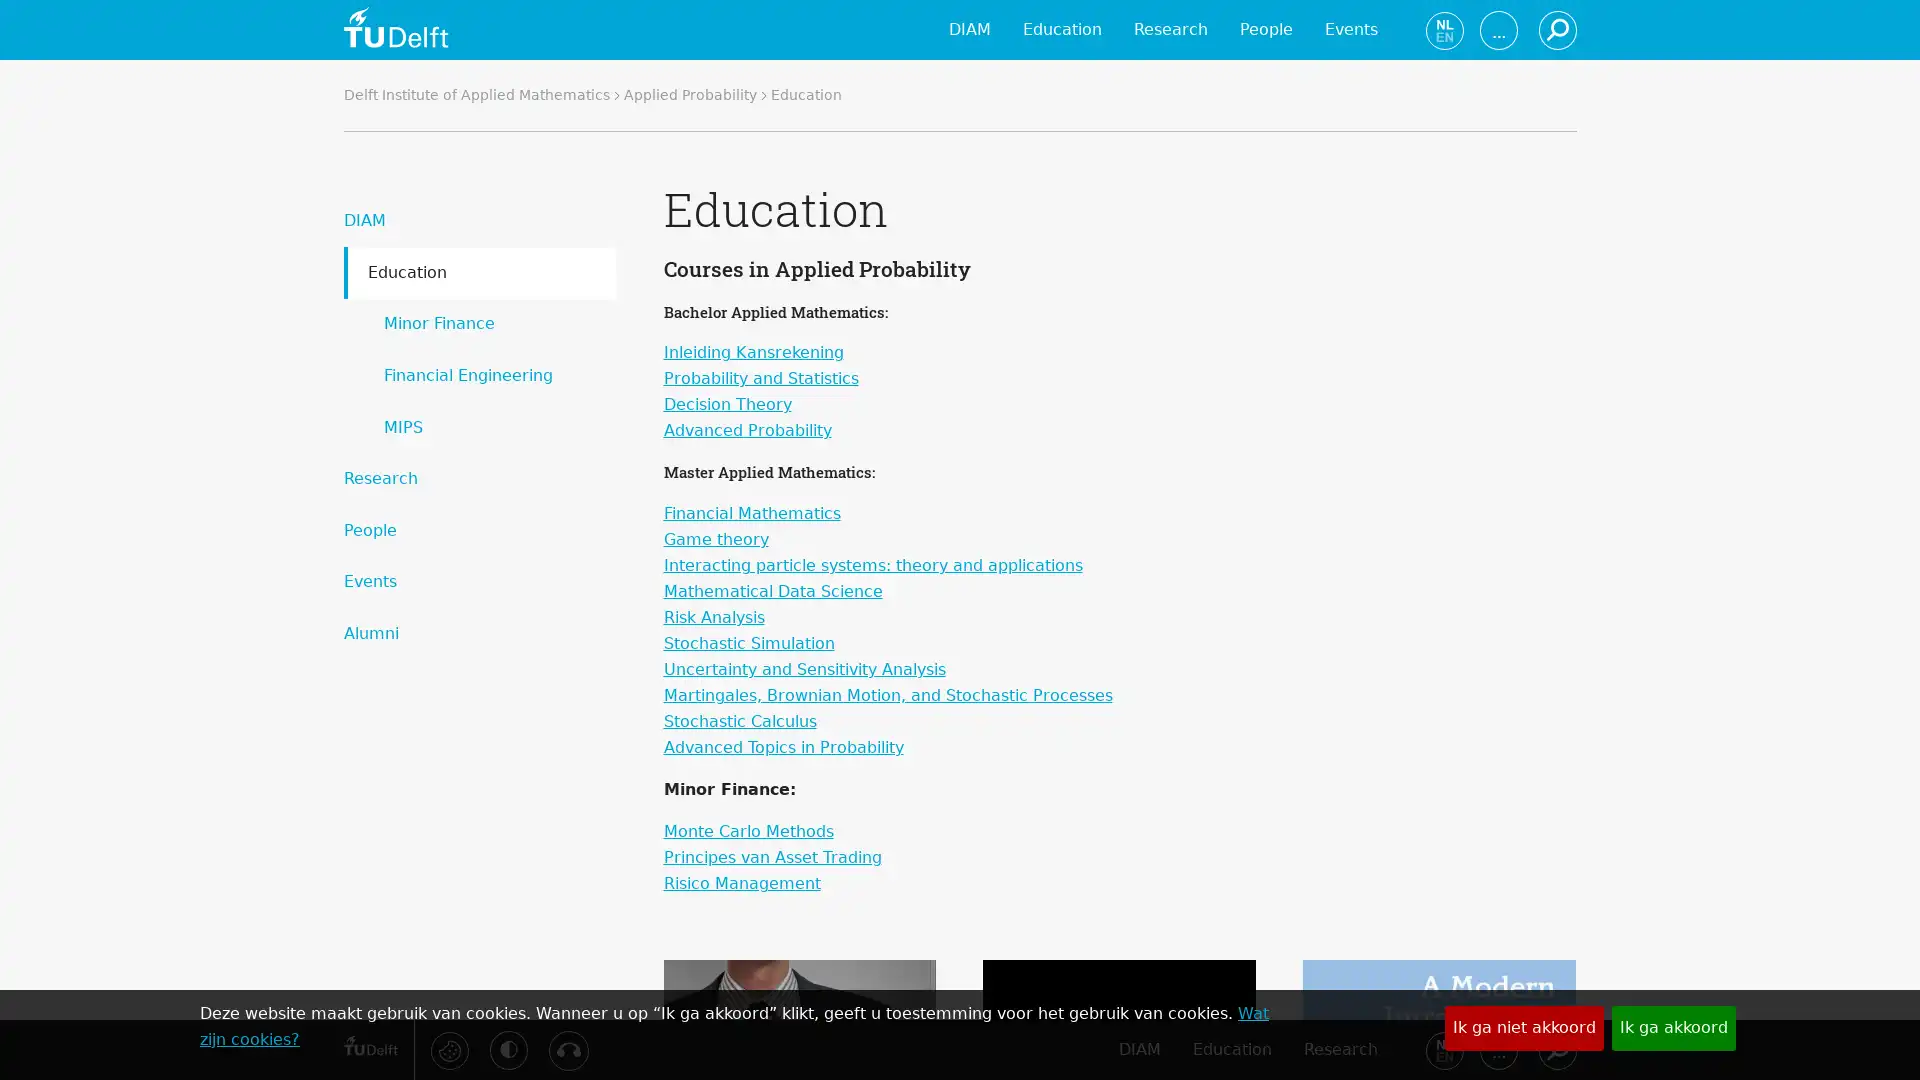  I want to click on Zoeken, so click(1555, 1048).